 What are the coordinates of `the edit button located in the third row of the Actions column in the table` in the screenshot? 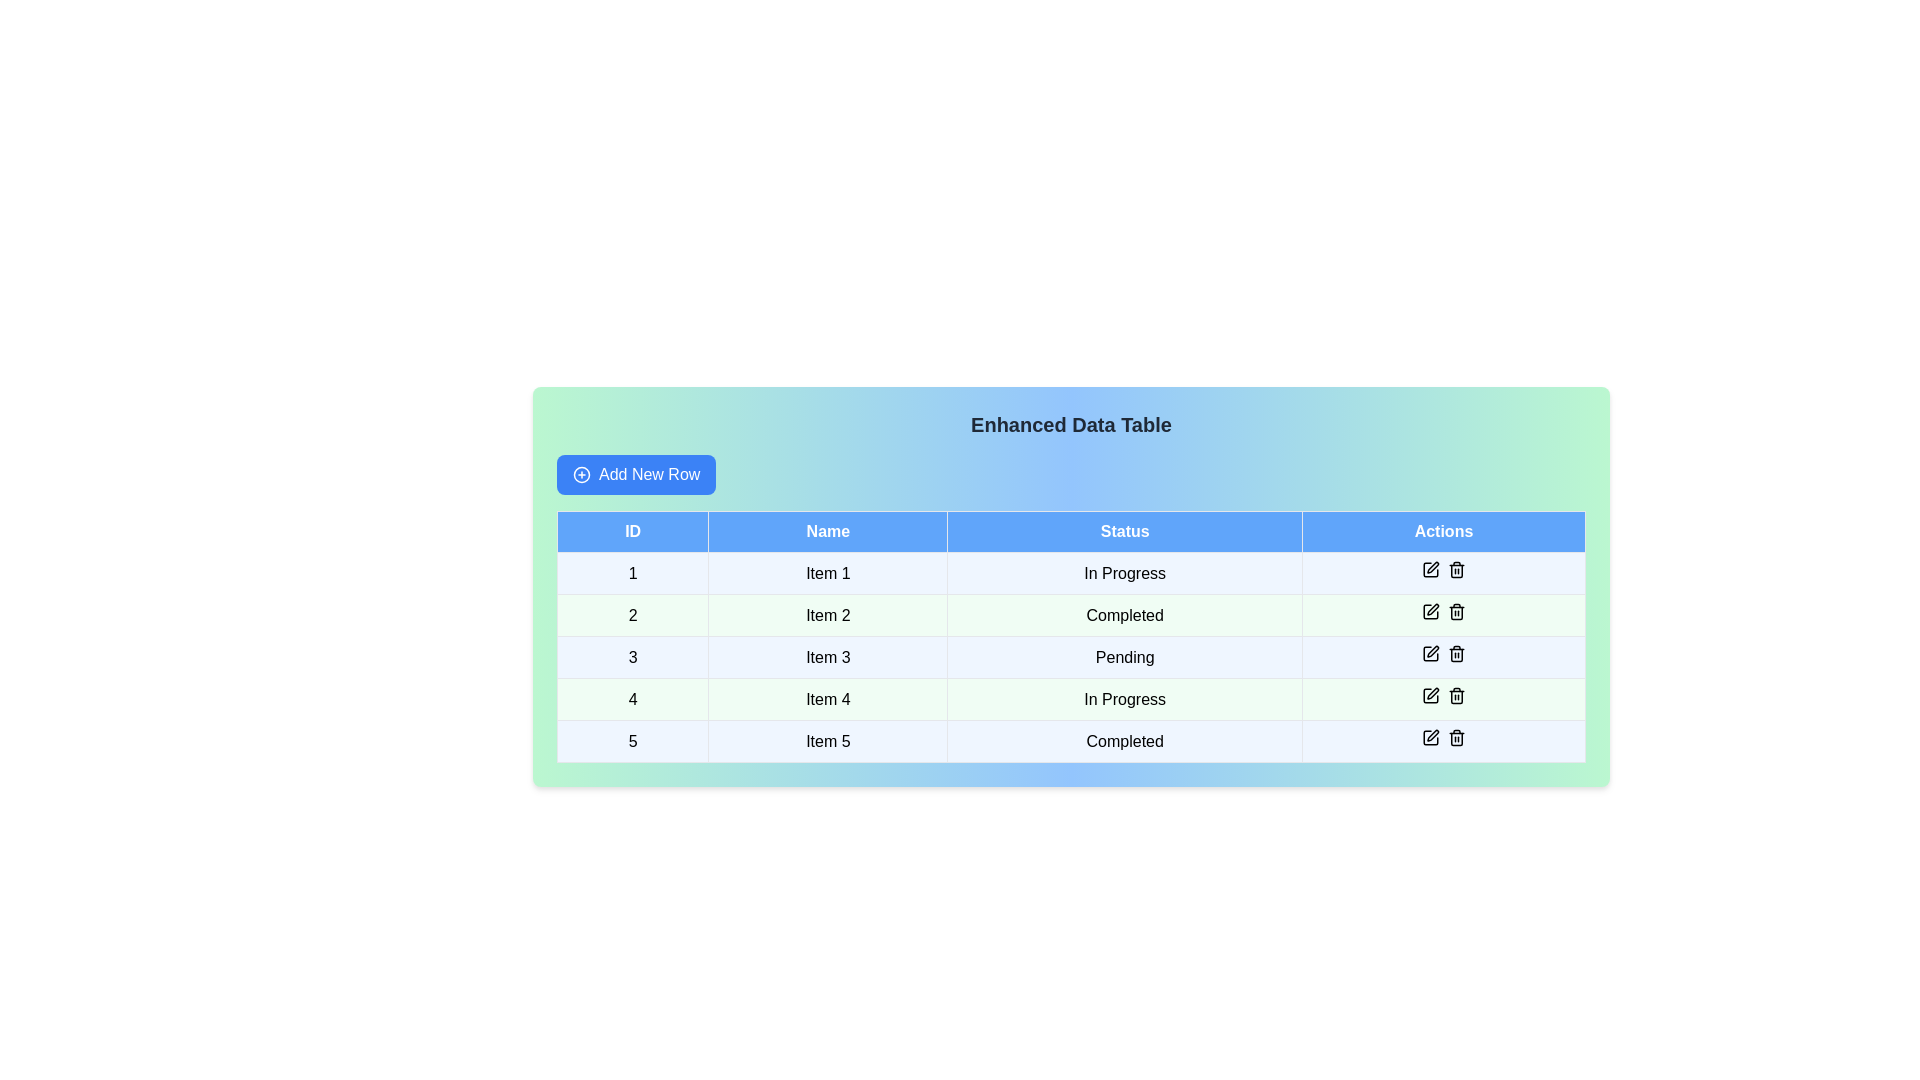 It's located at (1429, 654).